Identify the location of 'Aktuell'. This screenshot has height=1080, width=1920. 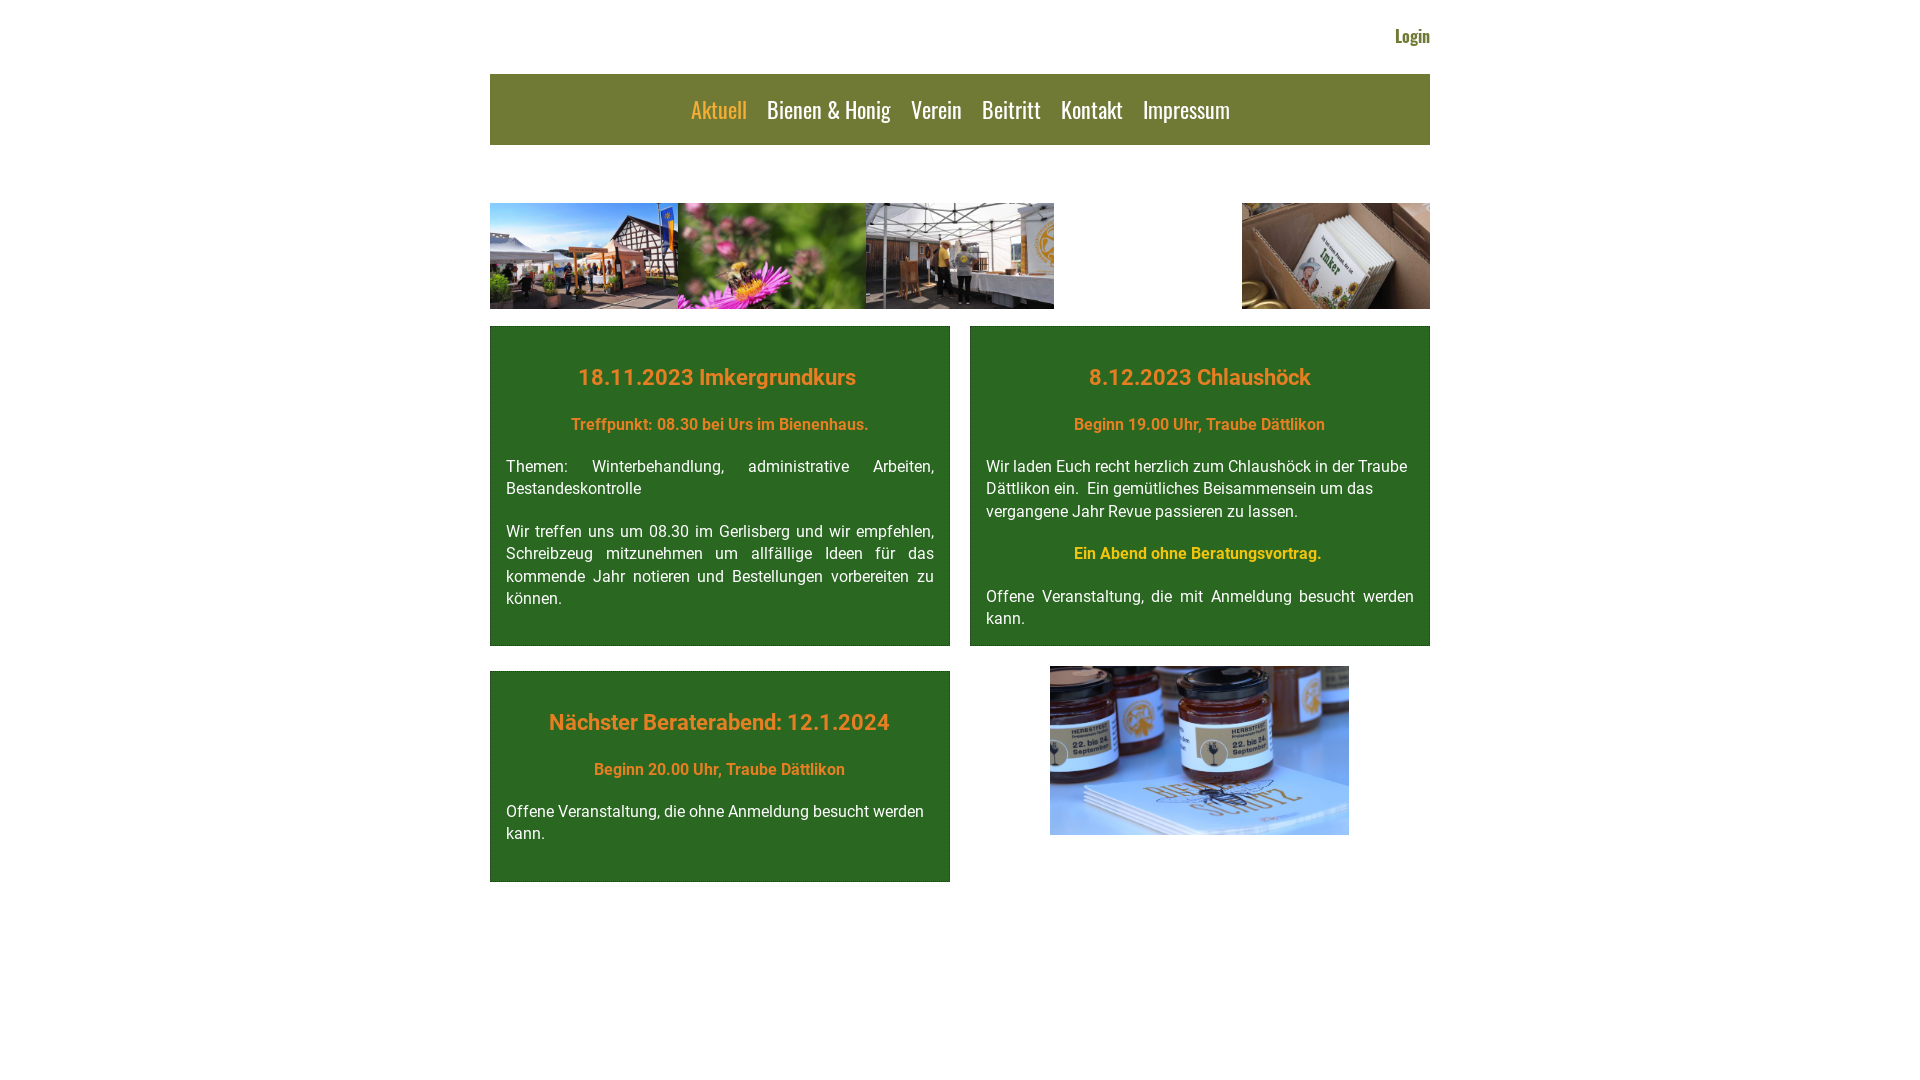
(718, 109).